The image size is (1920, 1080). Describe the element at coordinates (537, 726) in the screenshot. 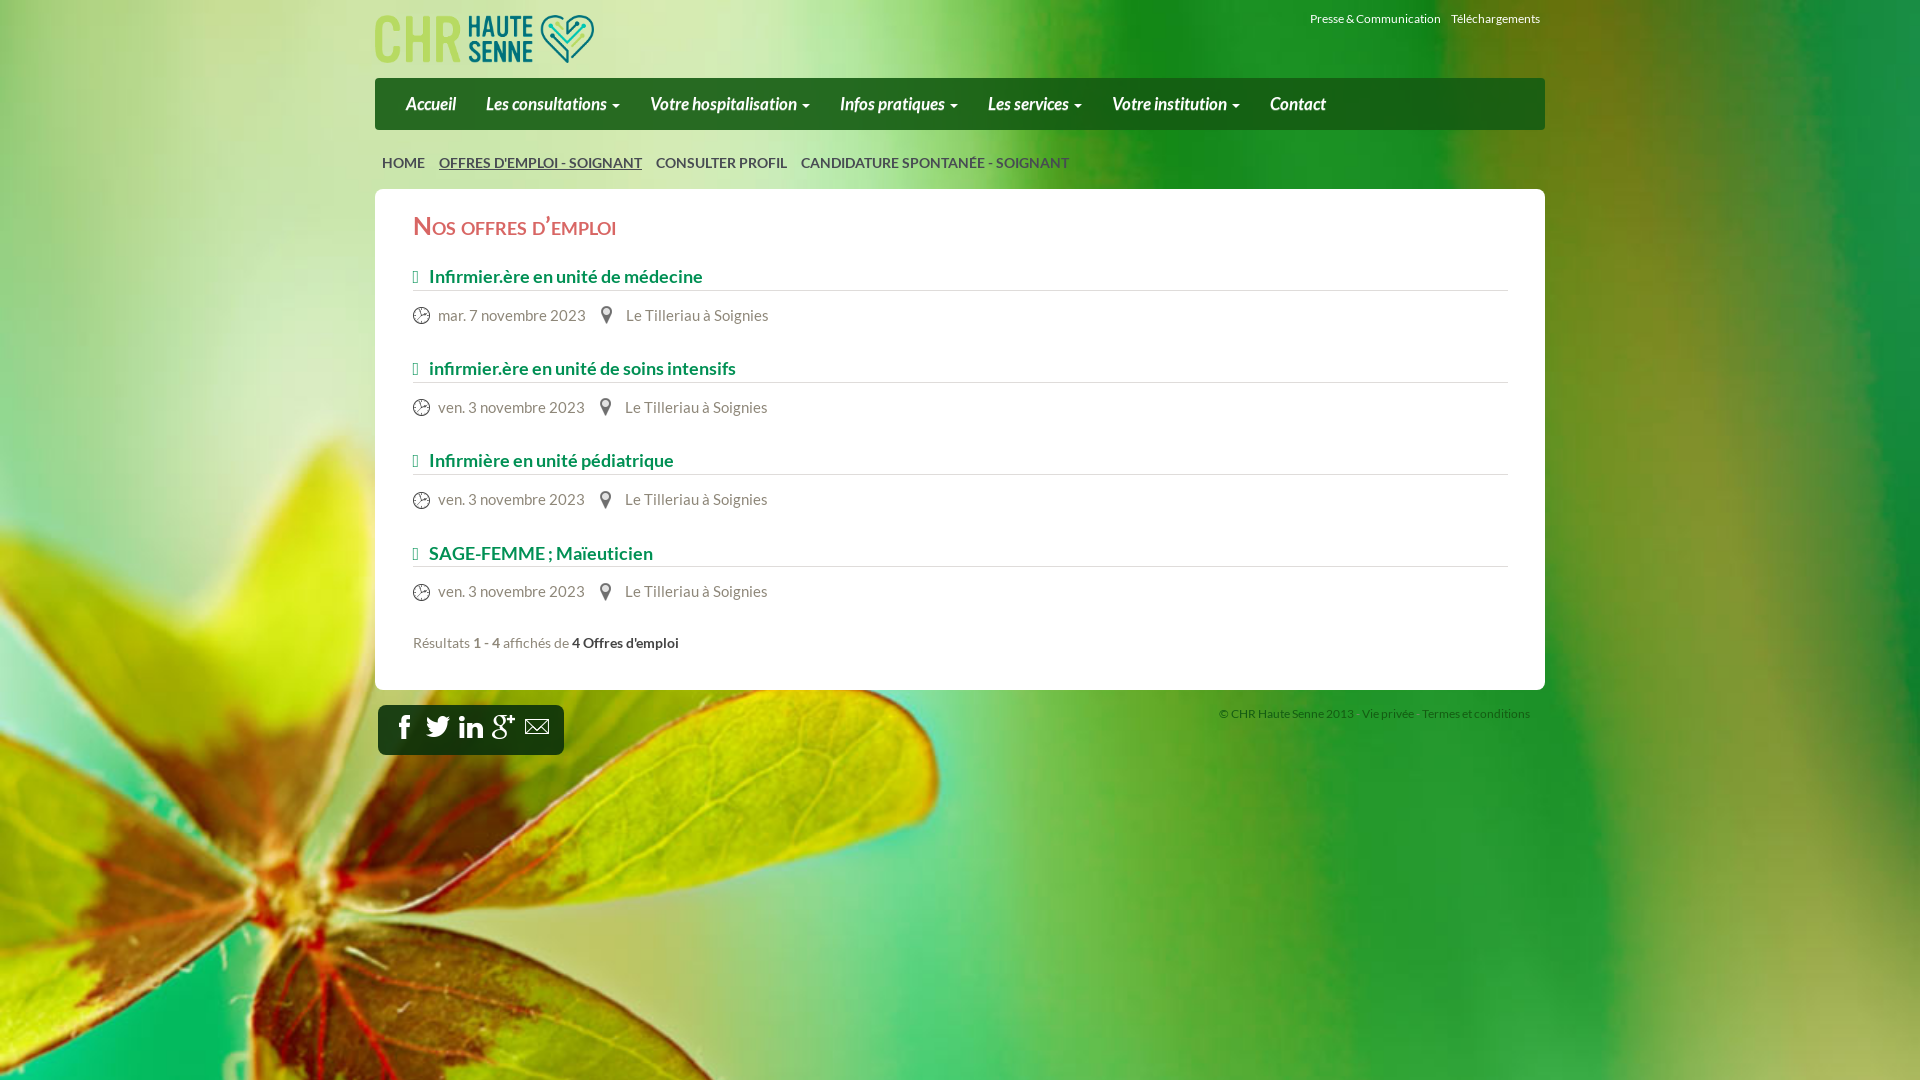

I see `'Email'` at that location.